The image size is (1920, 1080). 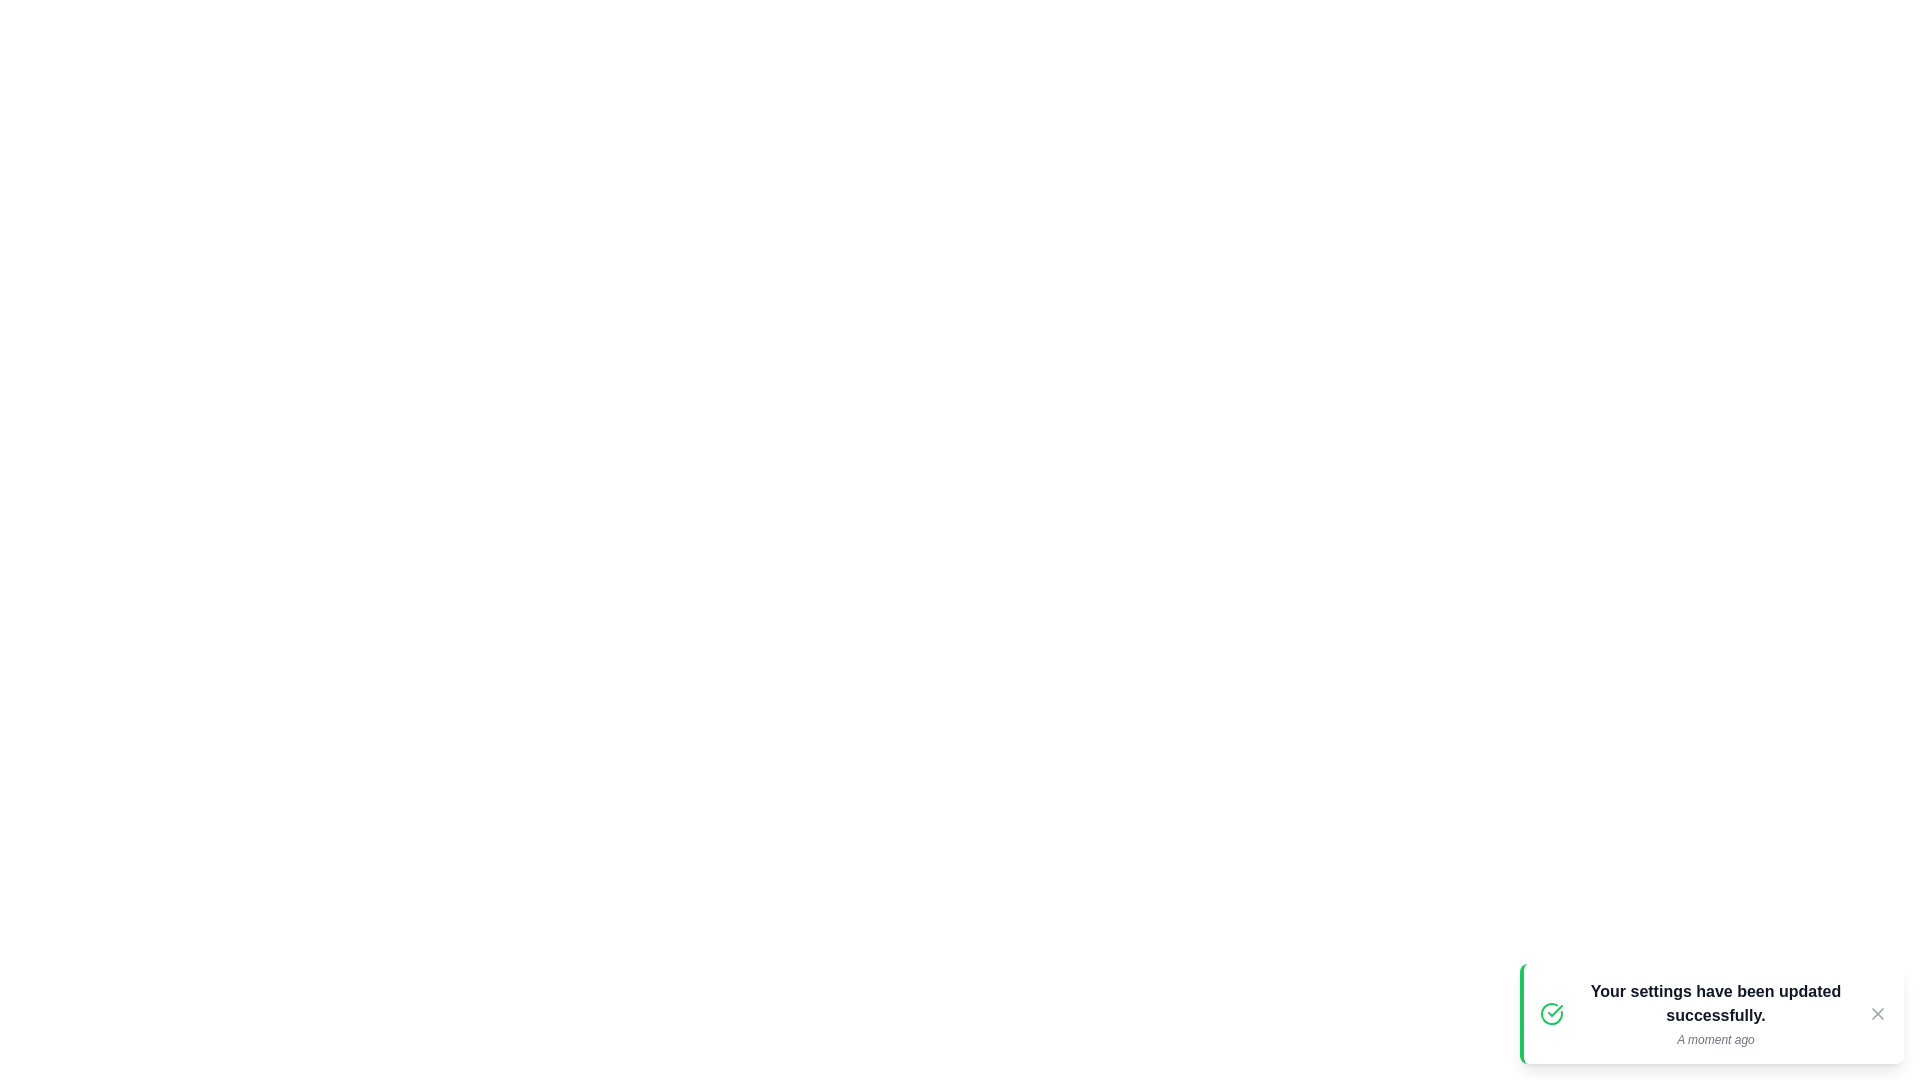 I want to click on the timestamp text below the notification message, so click(x=1715, y=1039).